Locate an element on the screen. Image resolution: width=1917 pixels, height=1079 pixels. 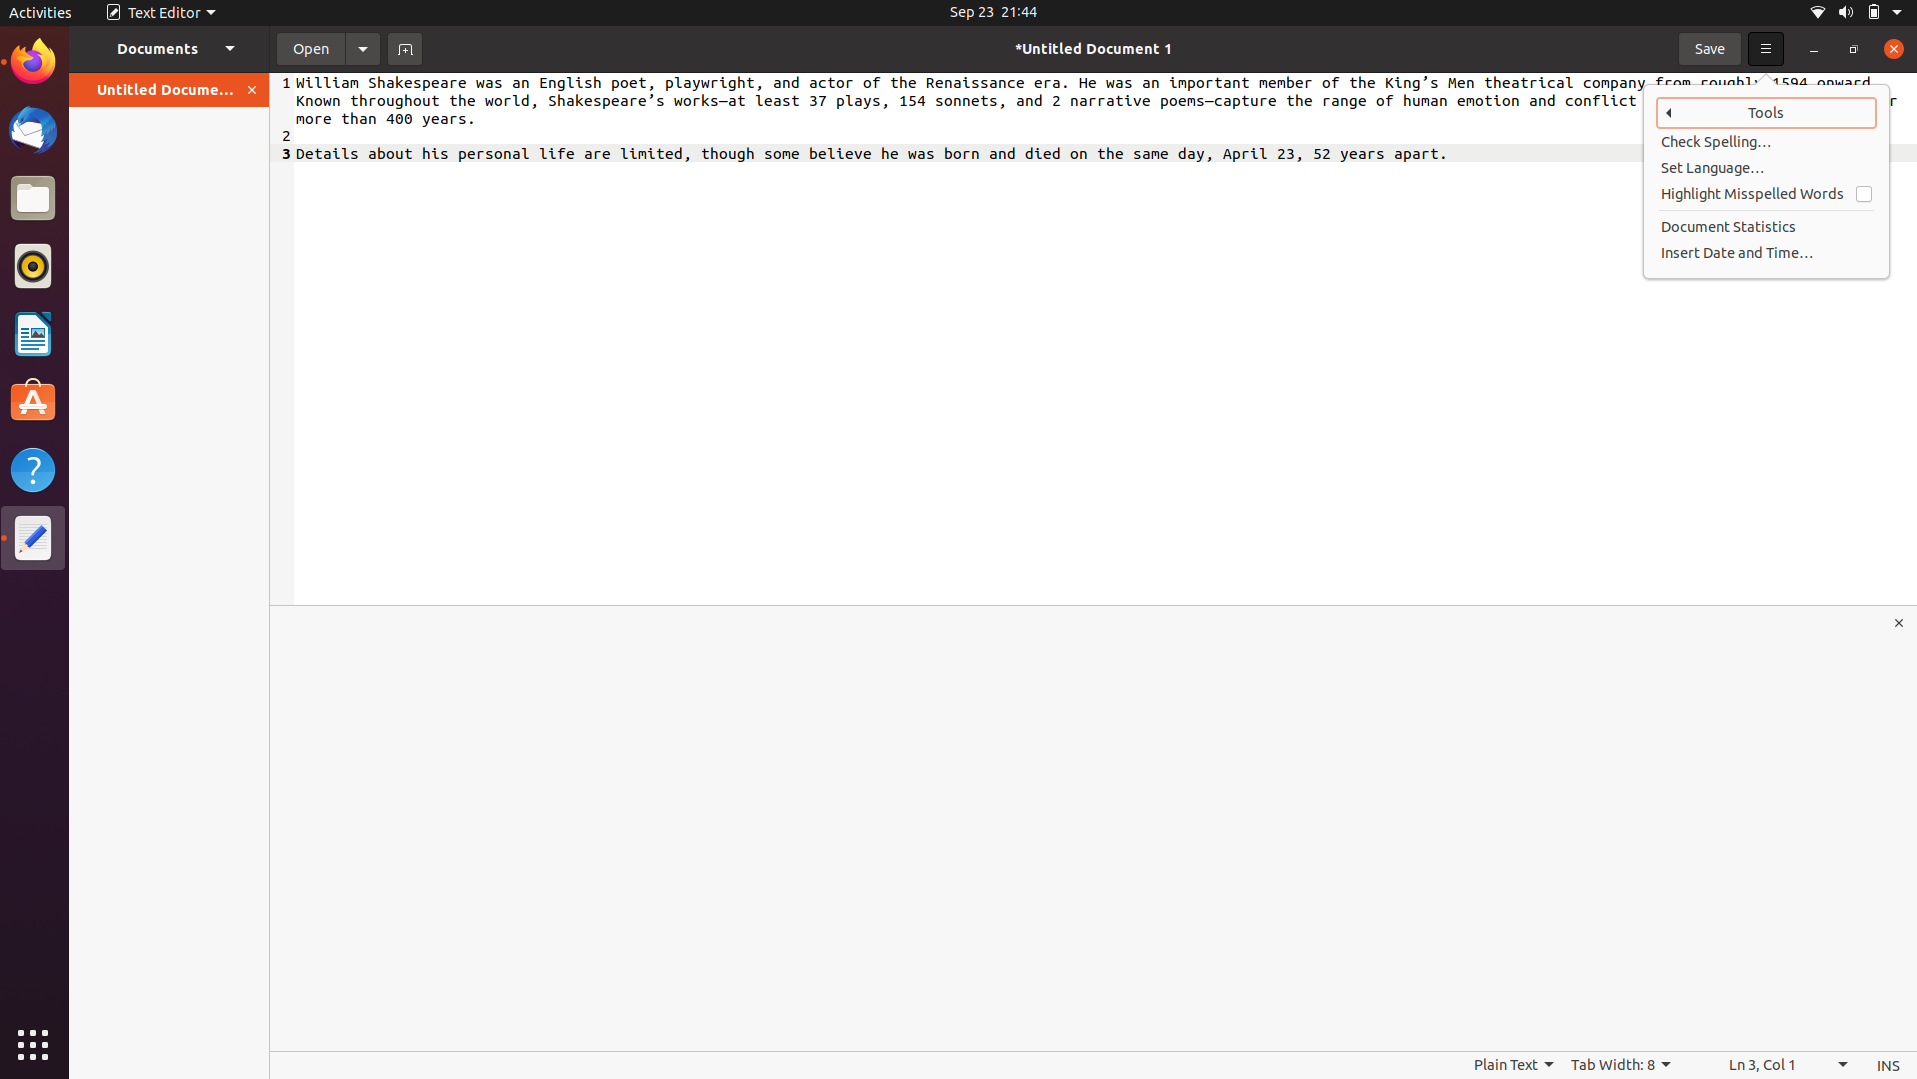
Start a fresh document is located at coordinates (404, 47).